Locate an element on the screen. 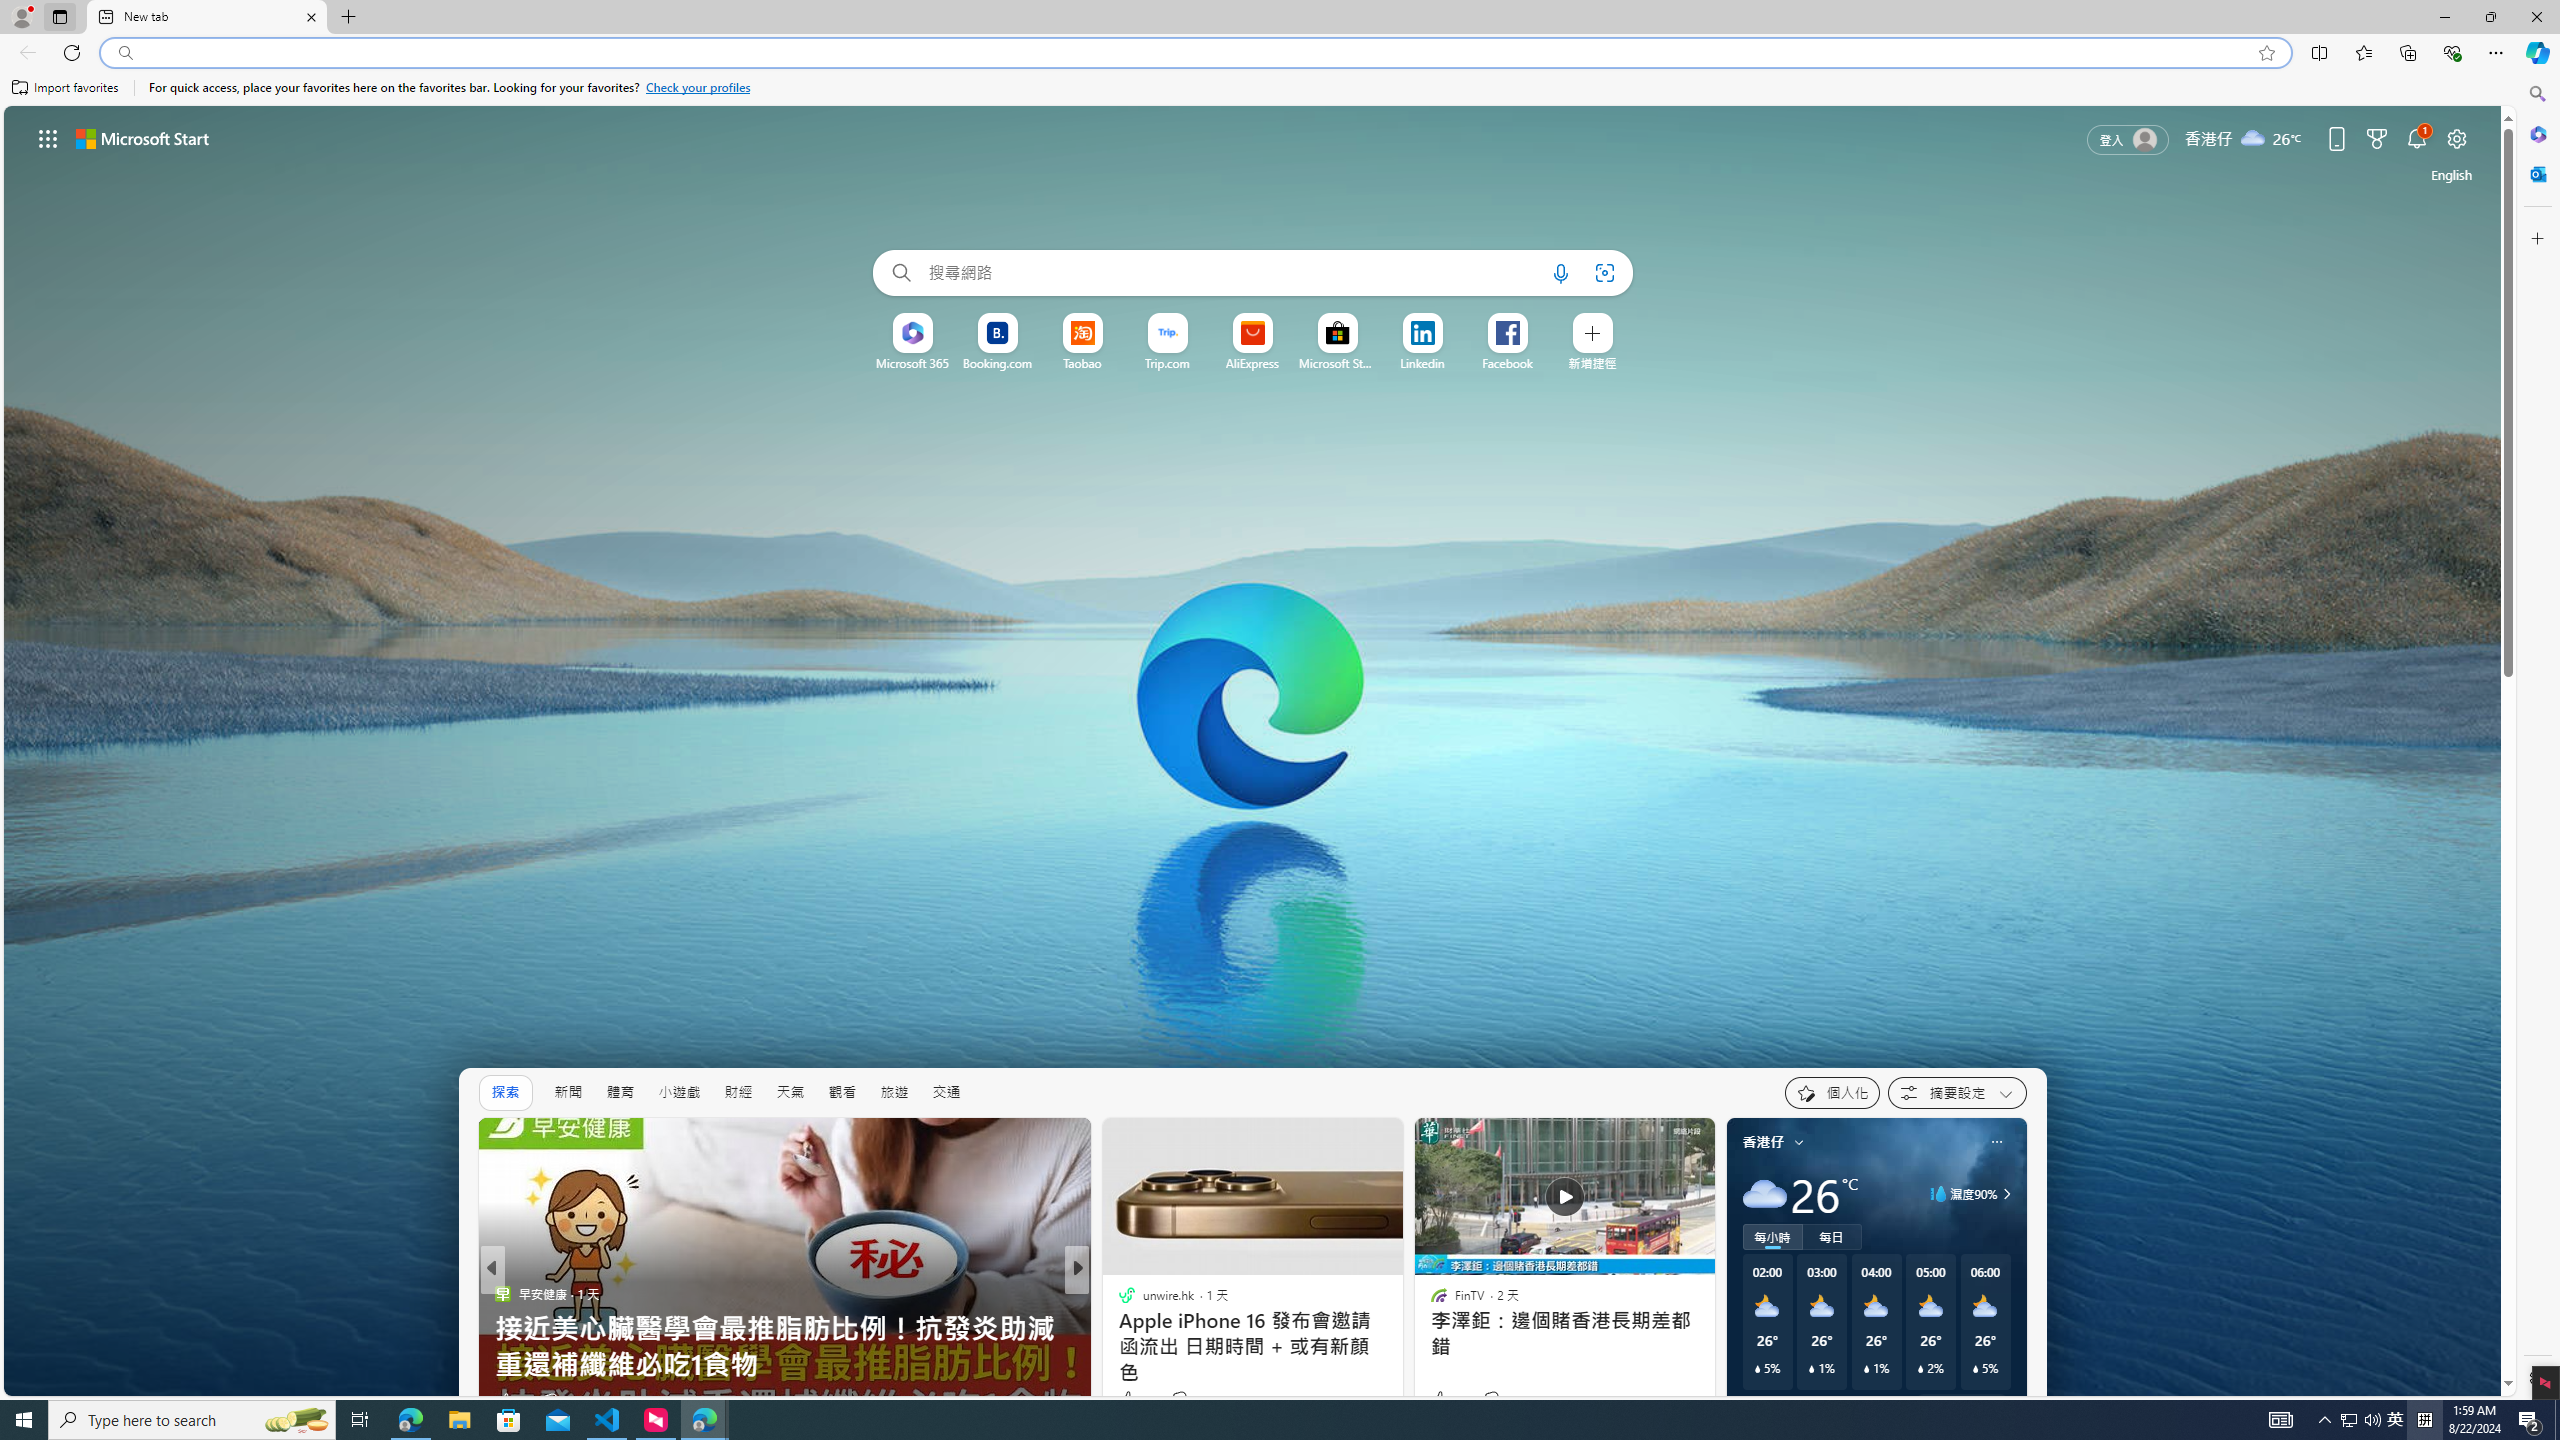 Image resolution: width=2560 pixels, height=1440 pixels. 'Taobao' is located at coordinates (1080, 363).